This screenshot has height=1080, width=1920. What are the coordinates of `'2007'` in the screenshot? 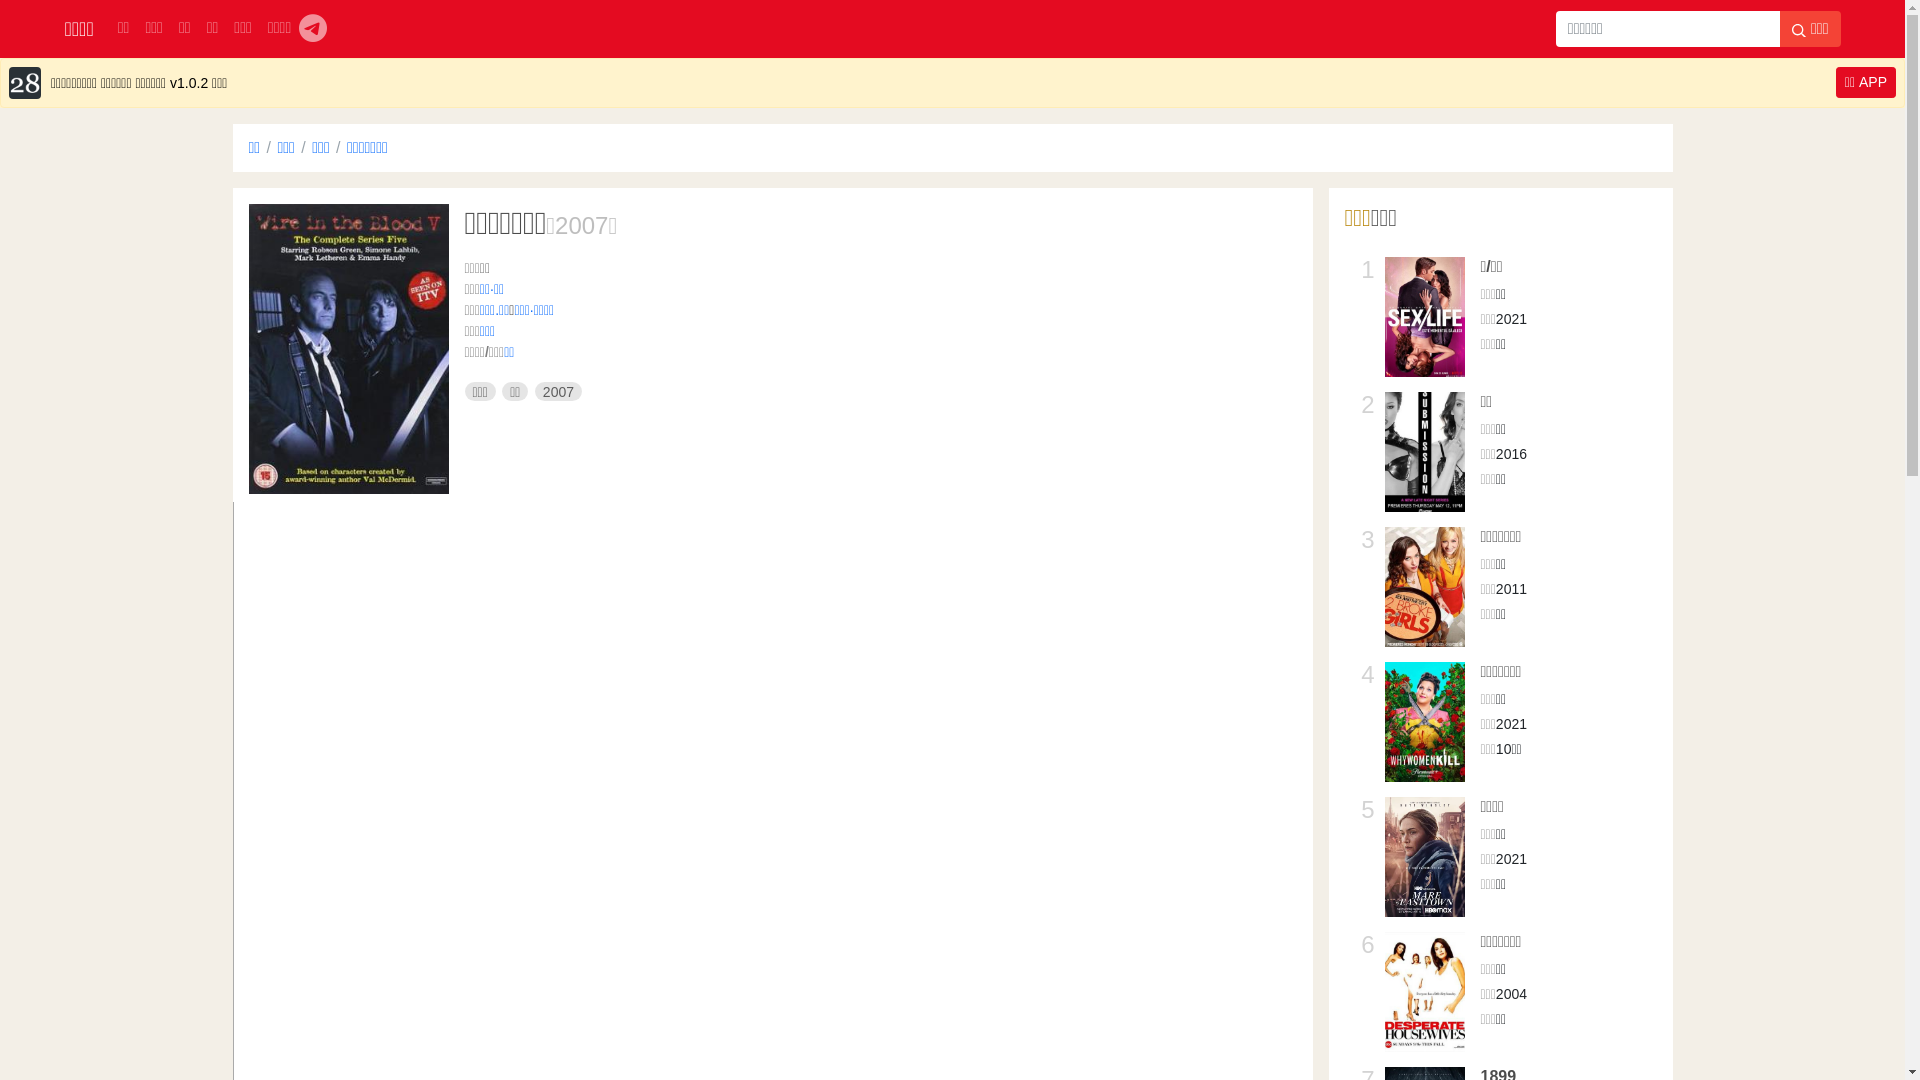 It's located at (558, 392).